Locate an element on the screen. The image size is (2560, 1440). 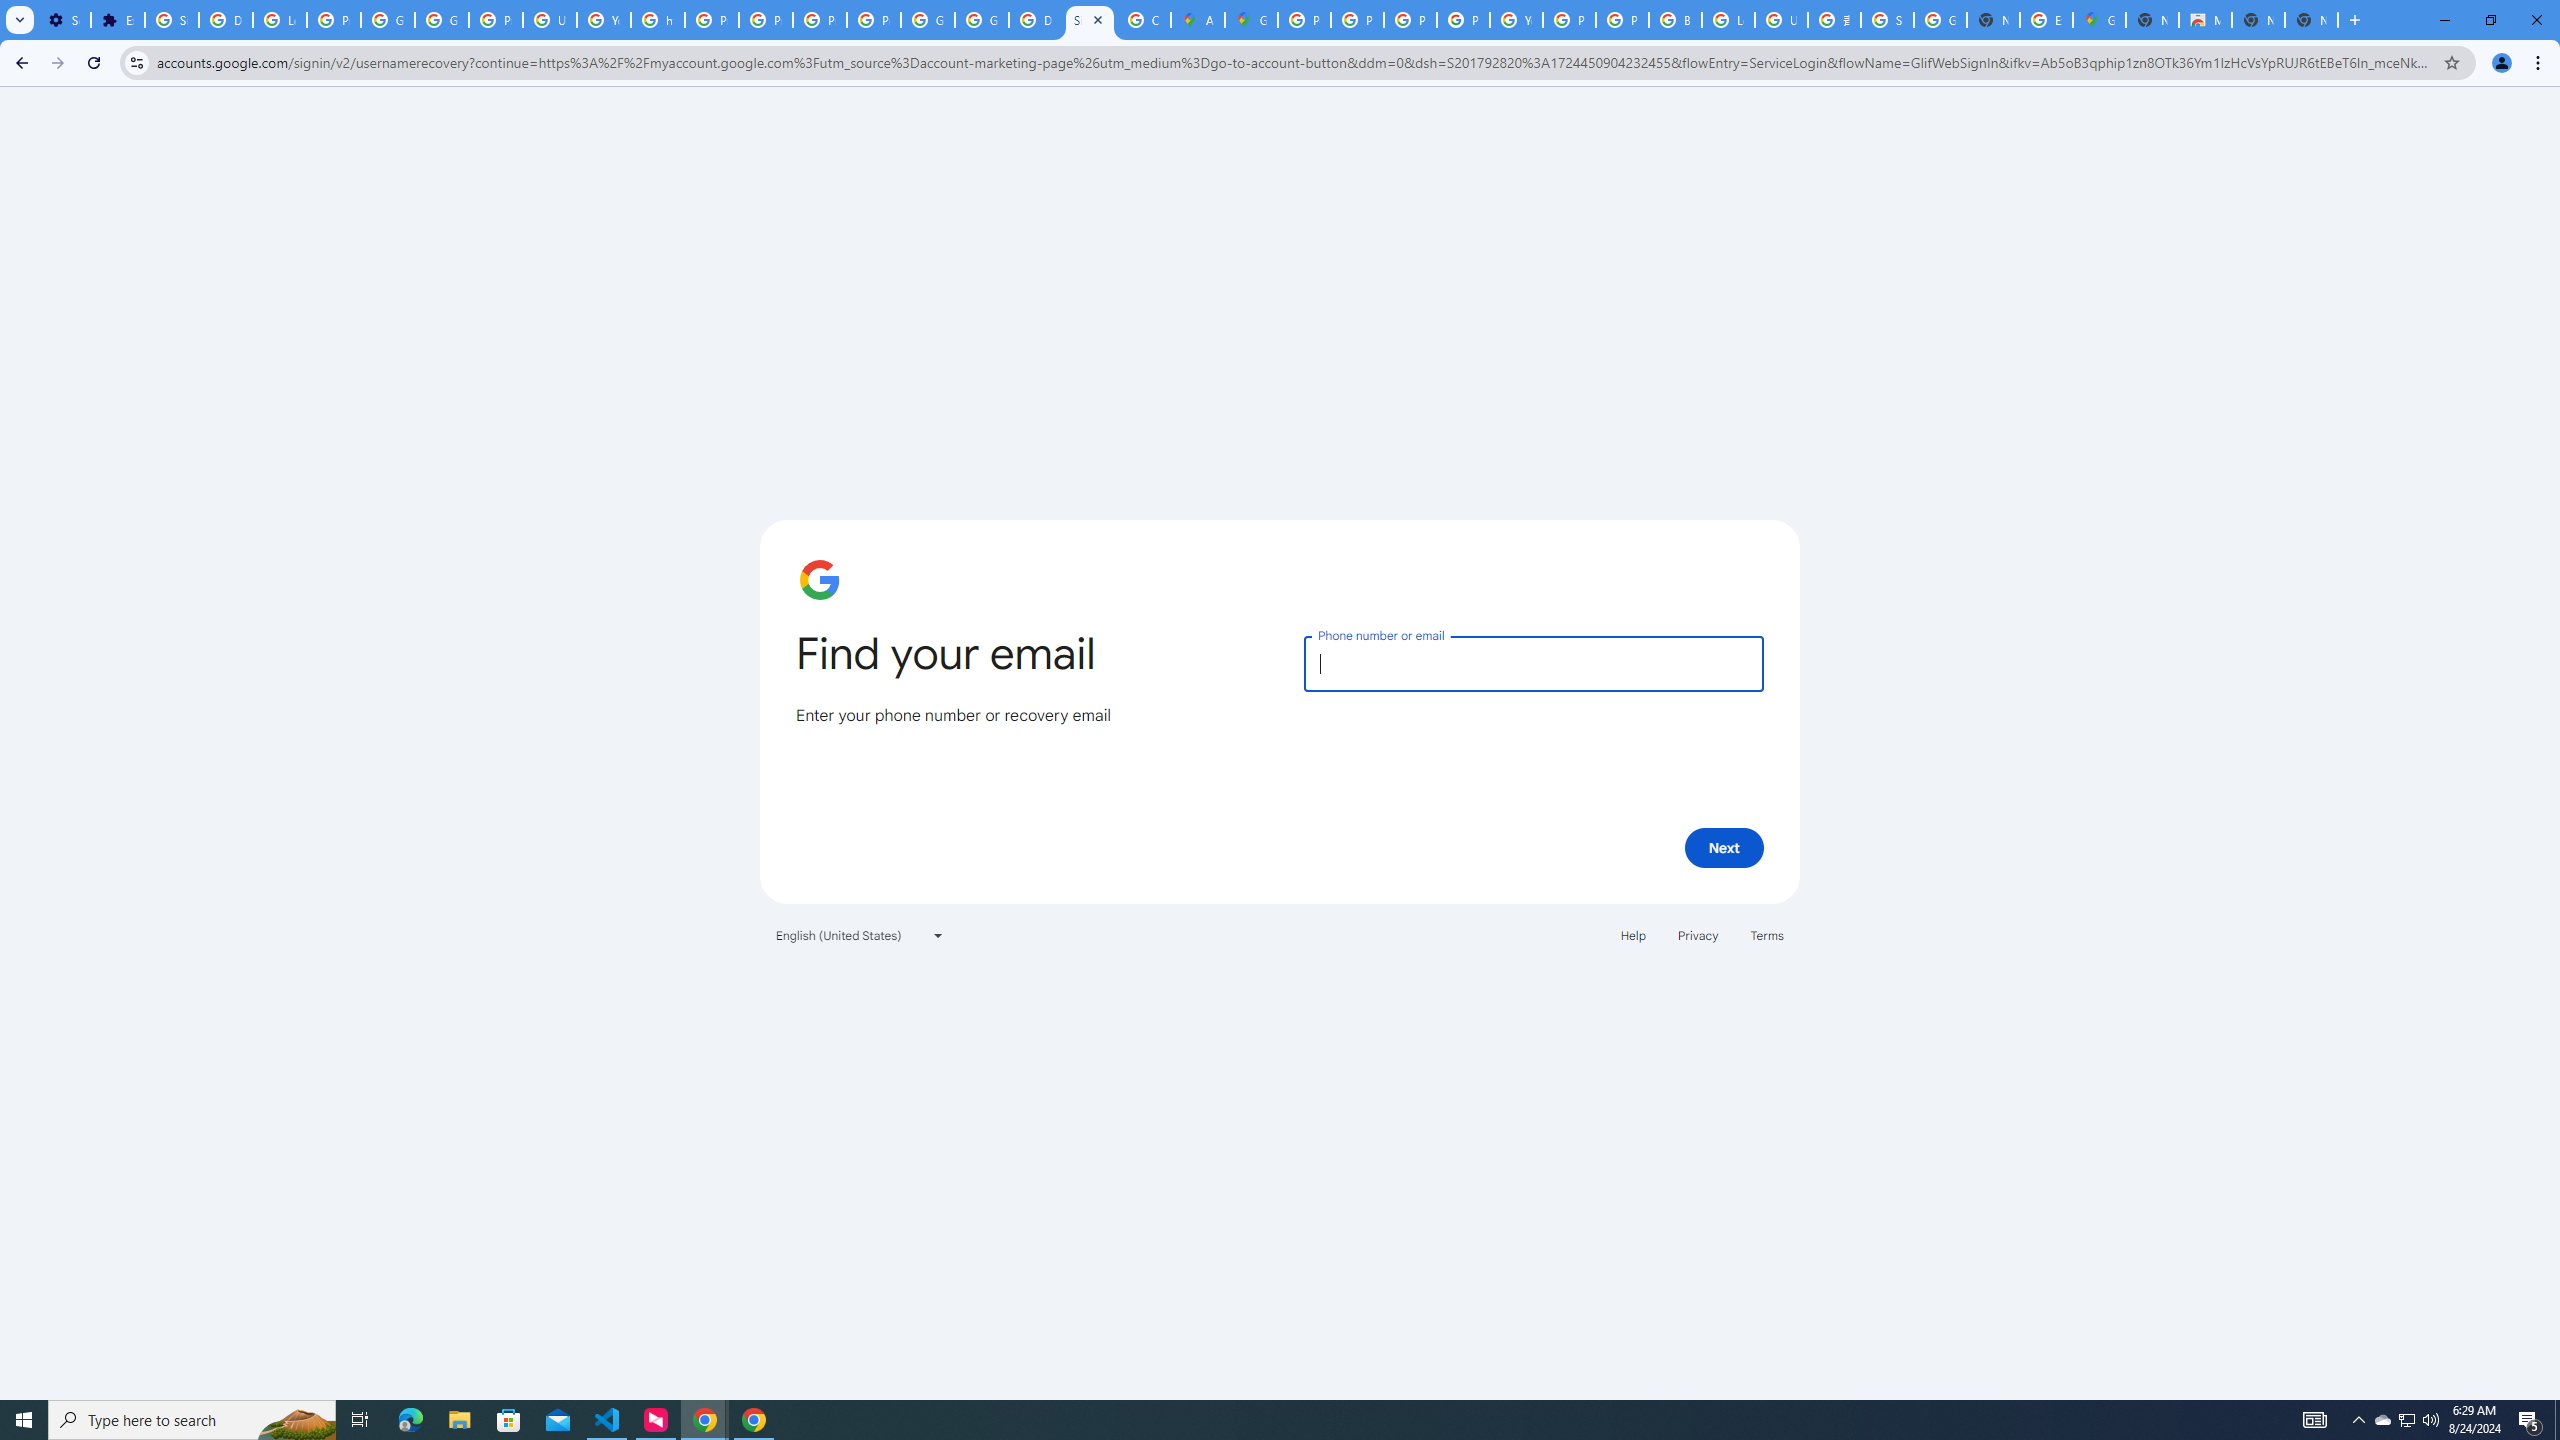
'Phone number or email' is located at coordinates (1532, 662).